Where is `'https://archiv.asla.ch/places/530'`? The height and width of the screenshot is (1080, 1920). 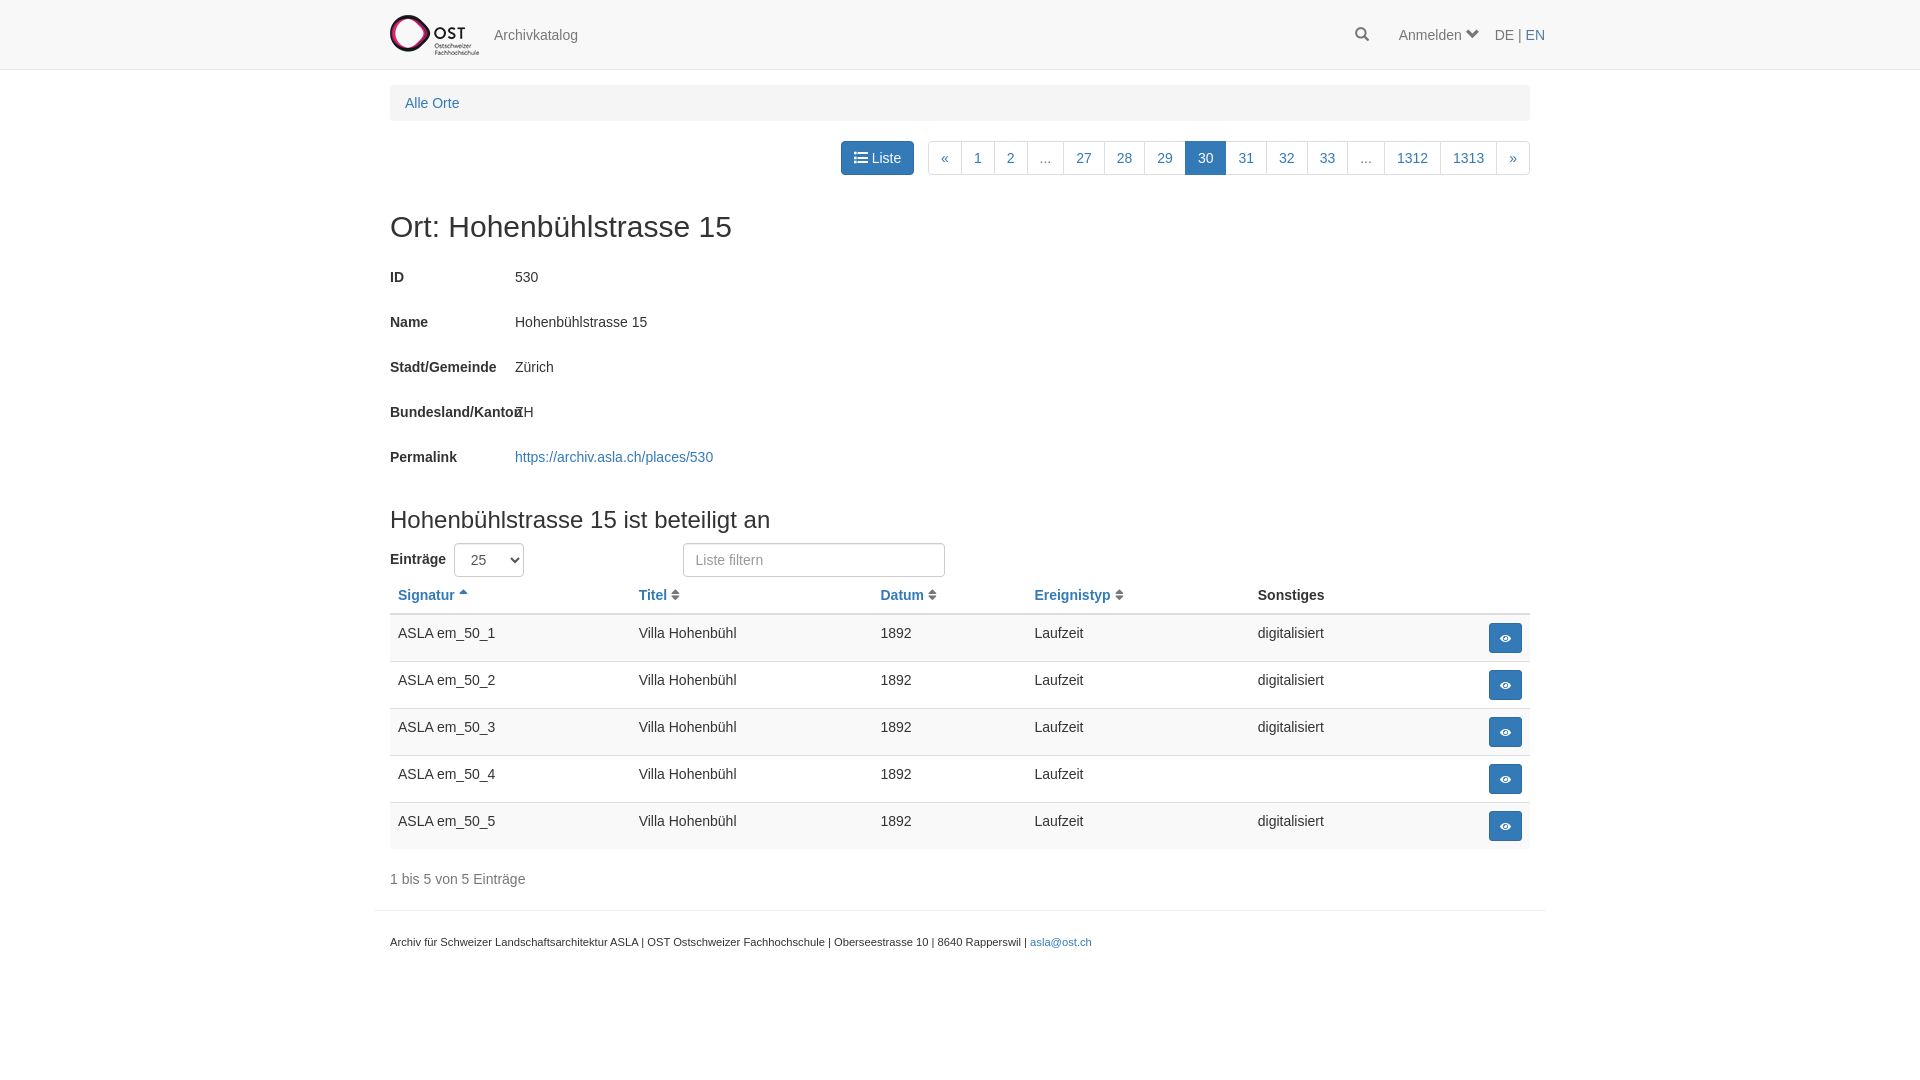
'https://archiv.asla.ch/places/530' is located at coordinates (613, 456).